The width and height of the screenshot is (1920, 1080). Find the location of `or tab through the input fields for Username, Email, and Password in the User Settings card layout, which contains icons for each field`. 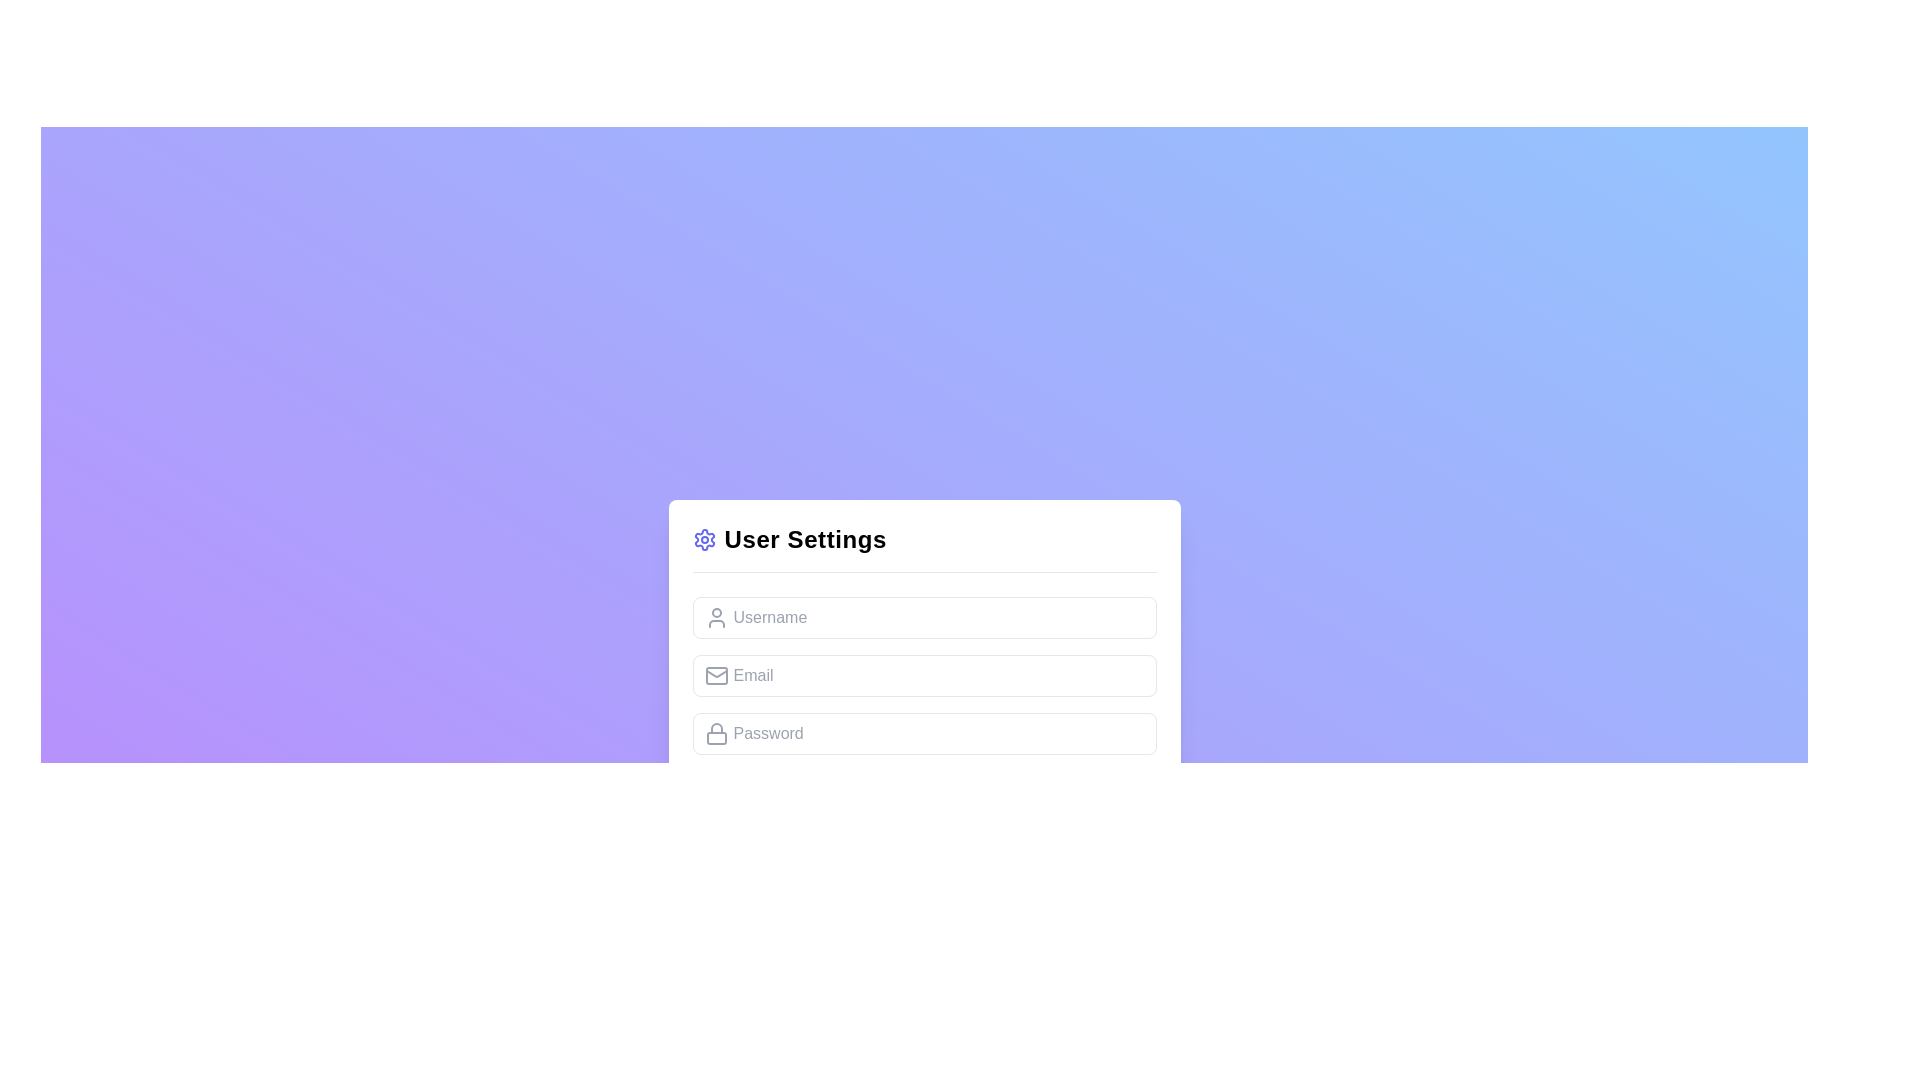

or tab through the input fields for Username, Email, and Password in the User Settings card layout, which contains icons for each field is located at coordinates (923, 702).